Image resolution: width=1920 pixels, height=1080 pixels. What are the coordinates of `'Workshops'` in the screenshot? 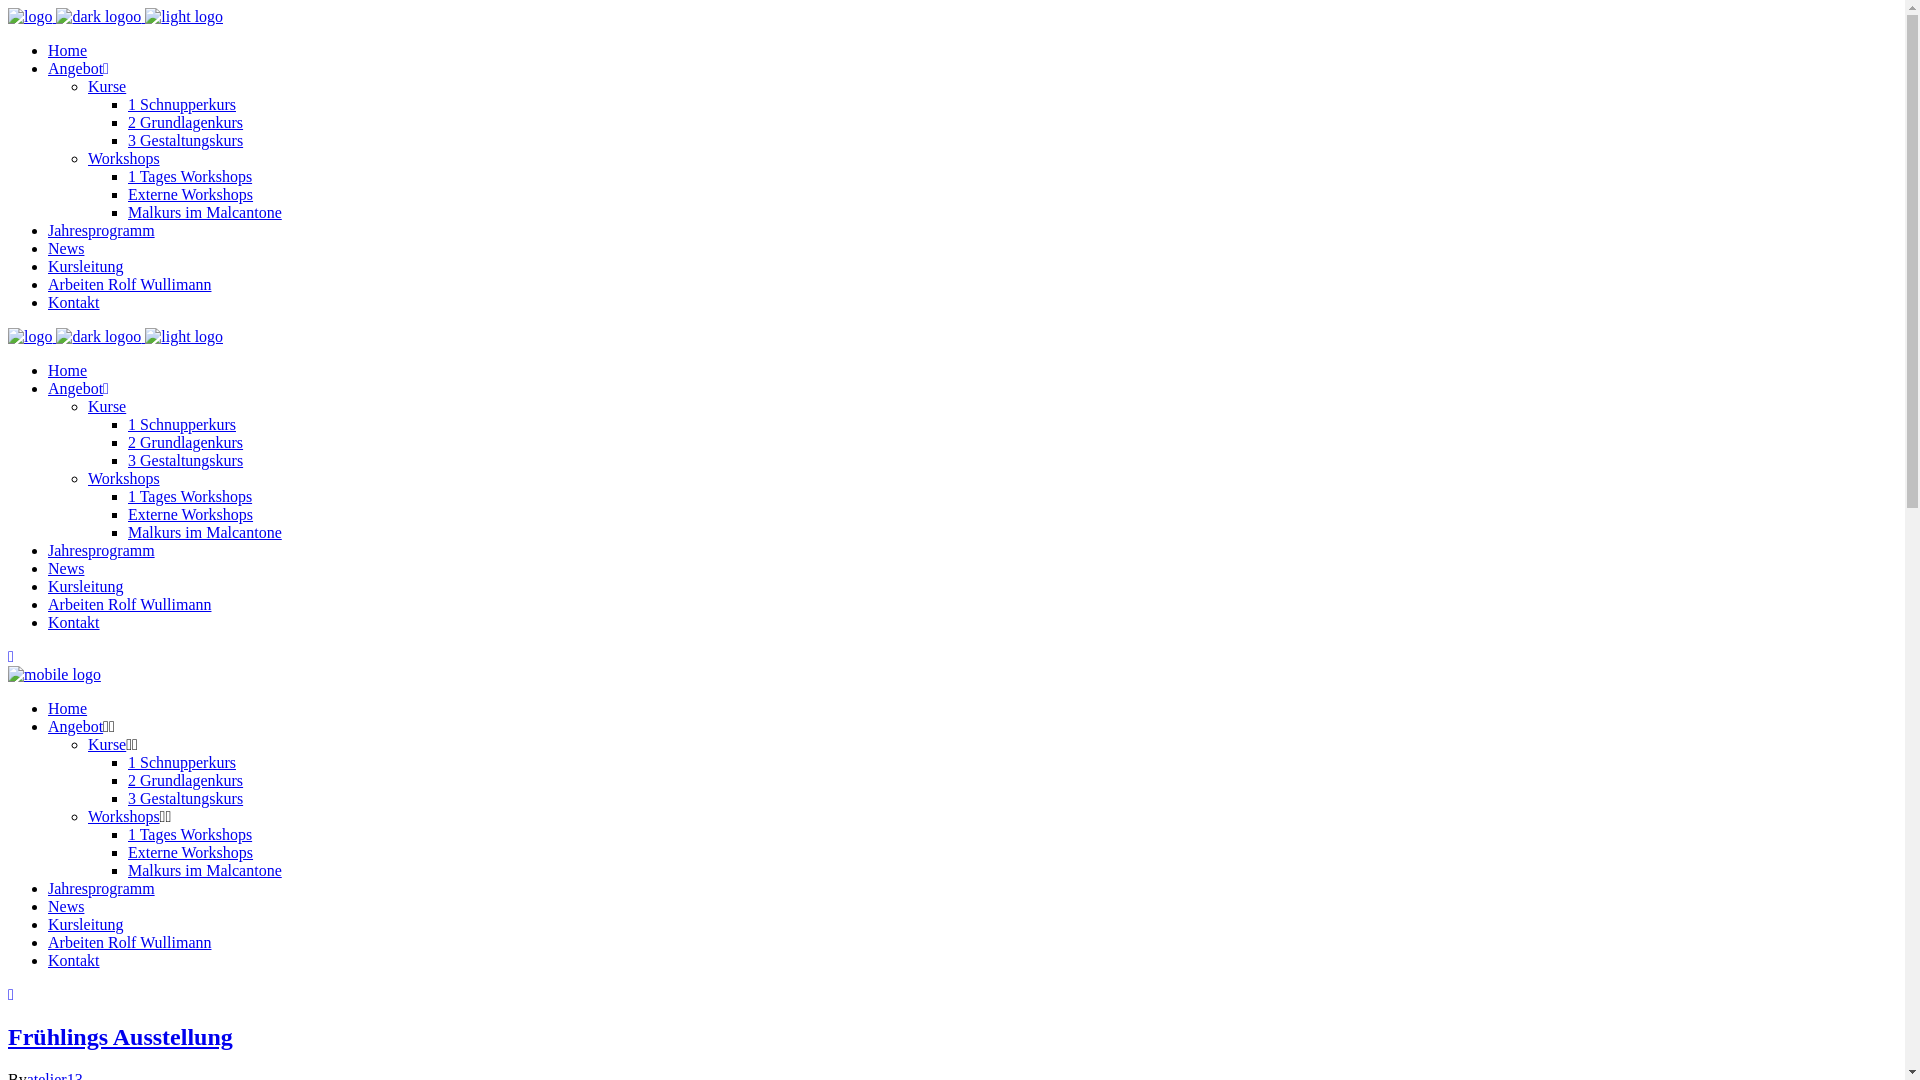 It's located at (123, 478).